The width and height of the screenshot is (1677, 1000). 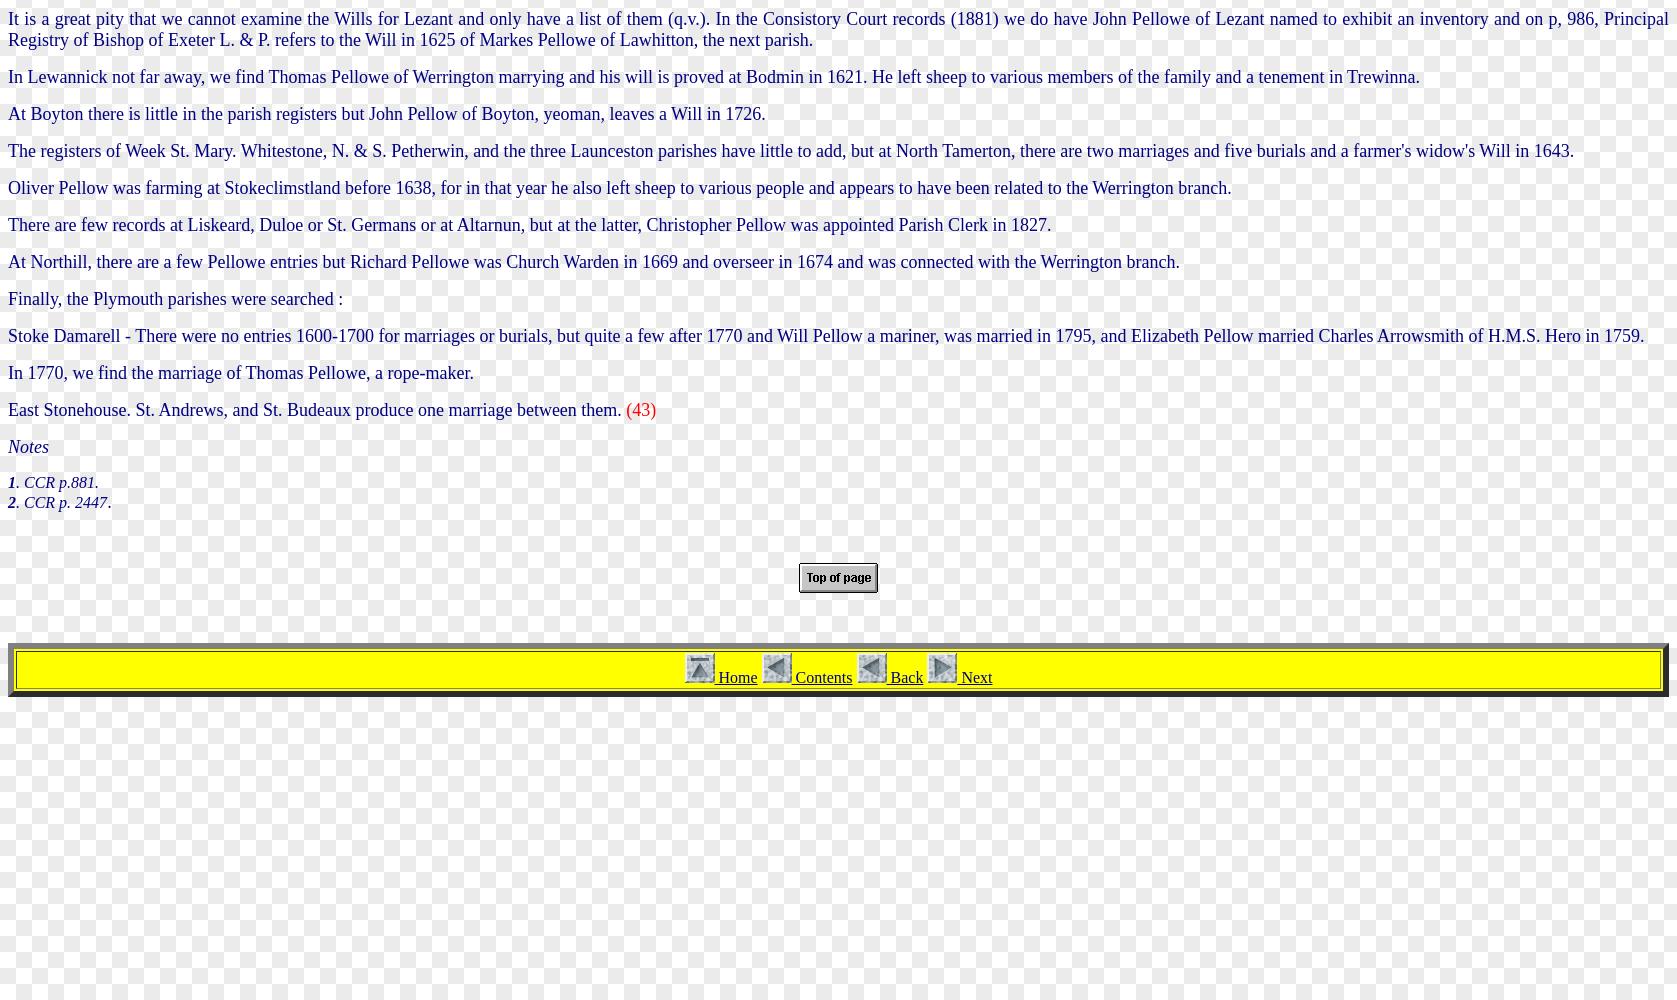 I want to click on 'At Boyton
there is little in the parish registers but John Pellow of Boyton, yeoman,
leaves a Will in 1726.', so click(x=385, y=112).